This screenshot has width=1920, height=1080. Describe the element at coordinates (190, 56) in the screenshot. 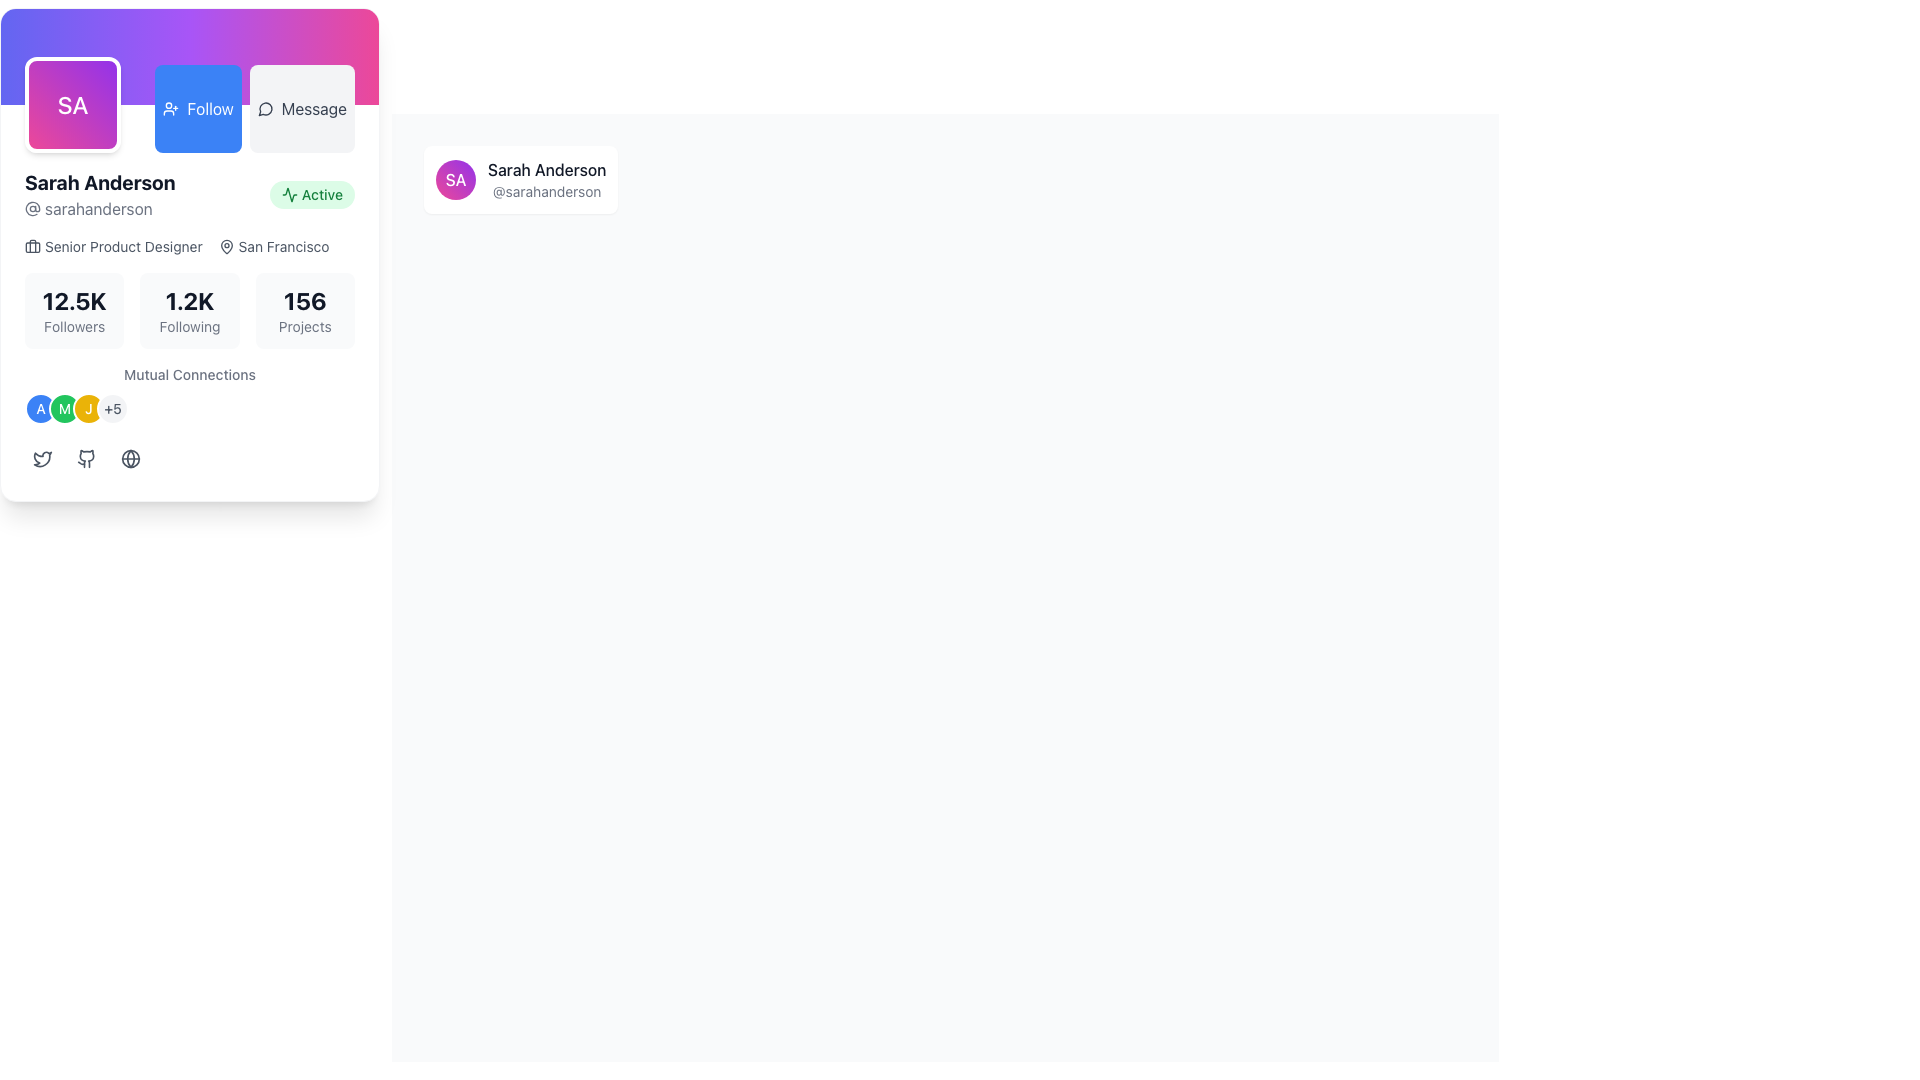

I see `the decorative background element at the top edge of the profile card to enhance visual appeal and segment the card` at that location.